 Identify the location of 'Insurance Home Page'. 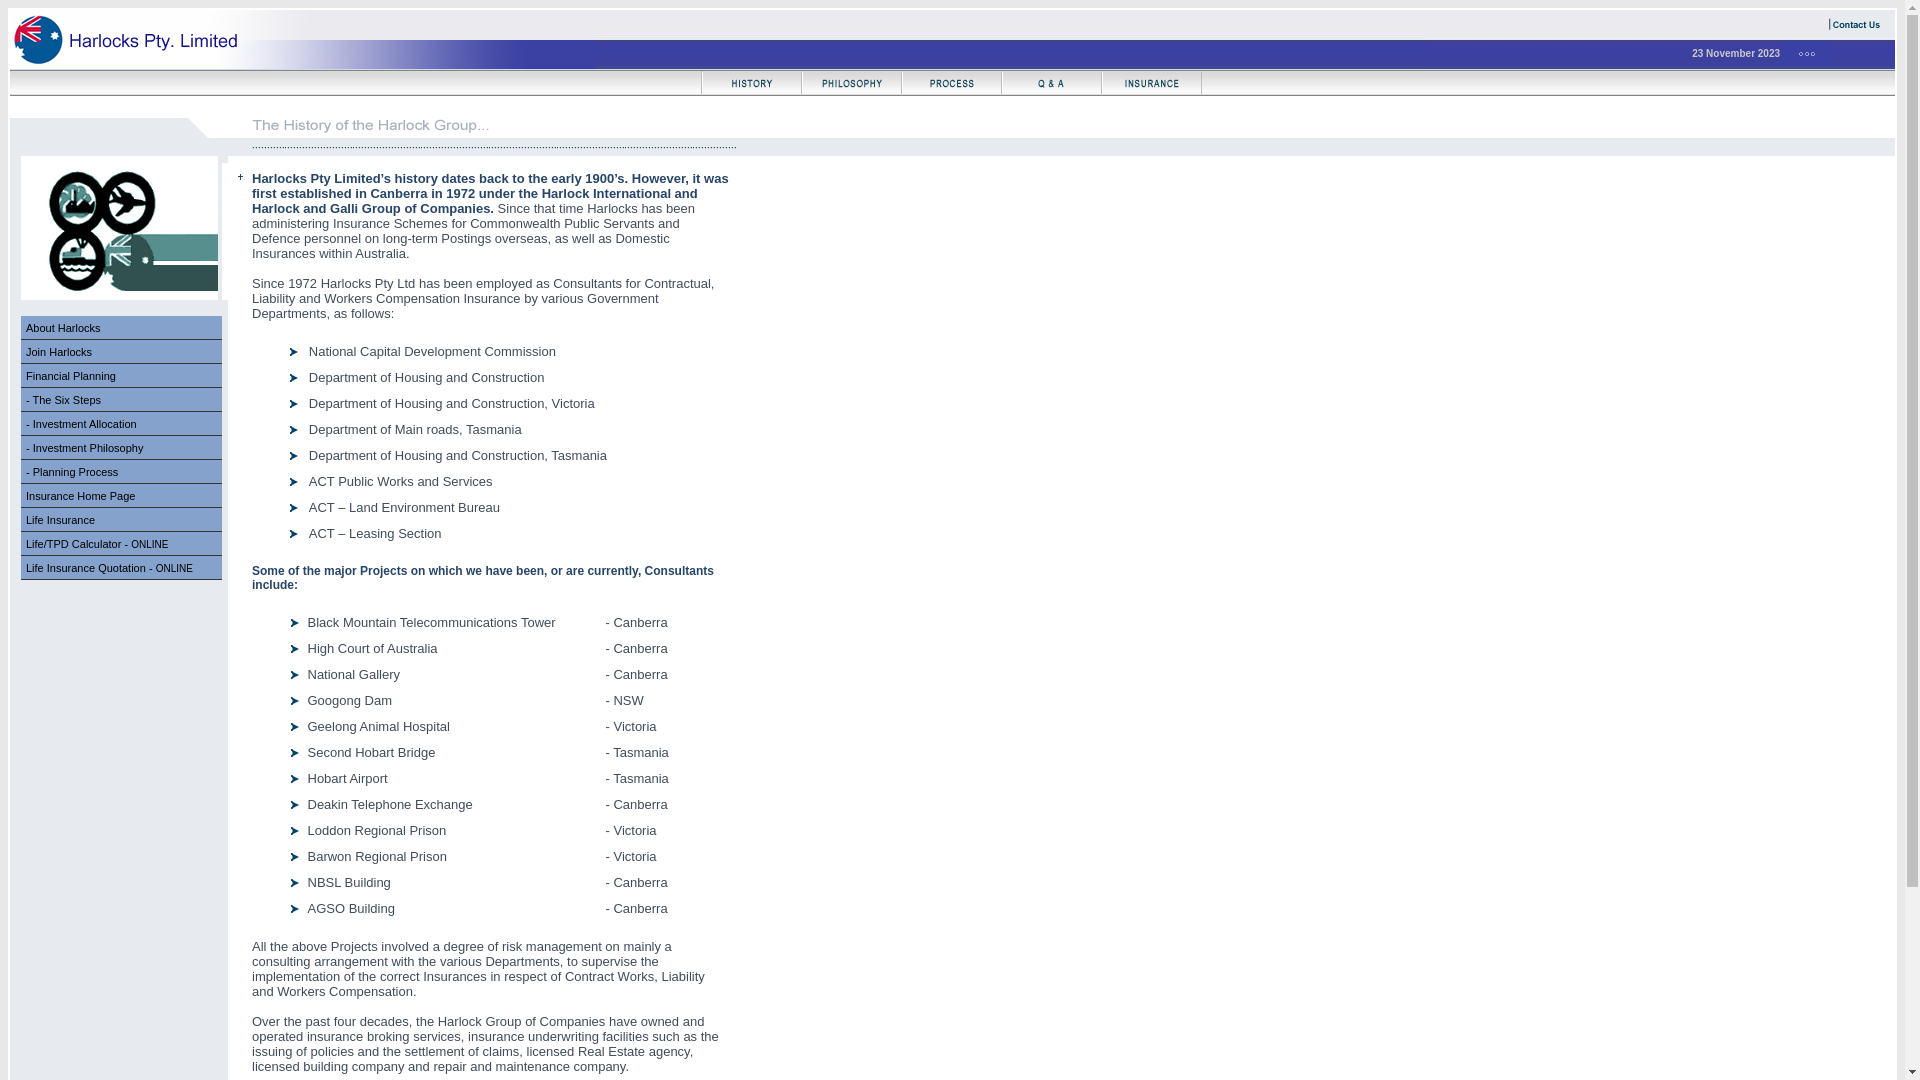
(120, 495).